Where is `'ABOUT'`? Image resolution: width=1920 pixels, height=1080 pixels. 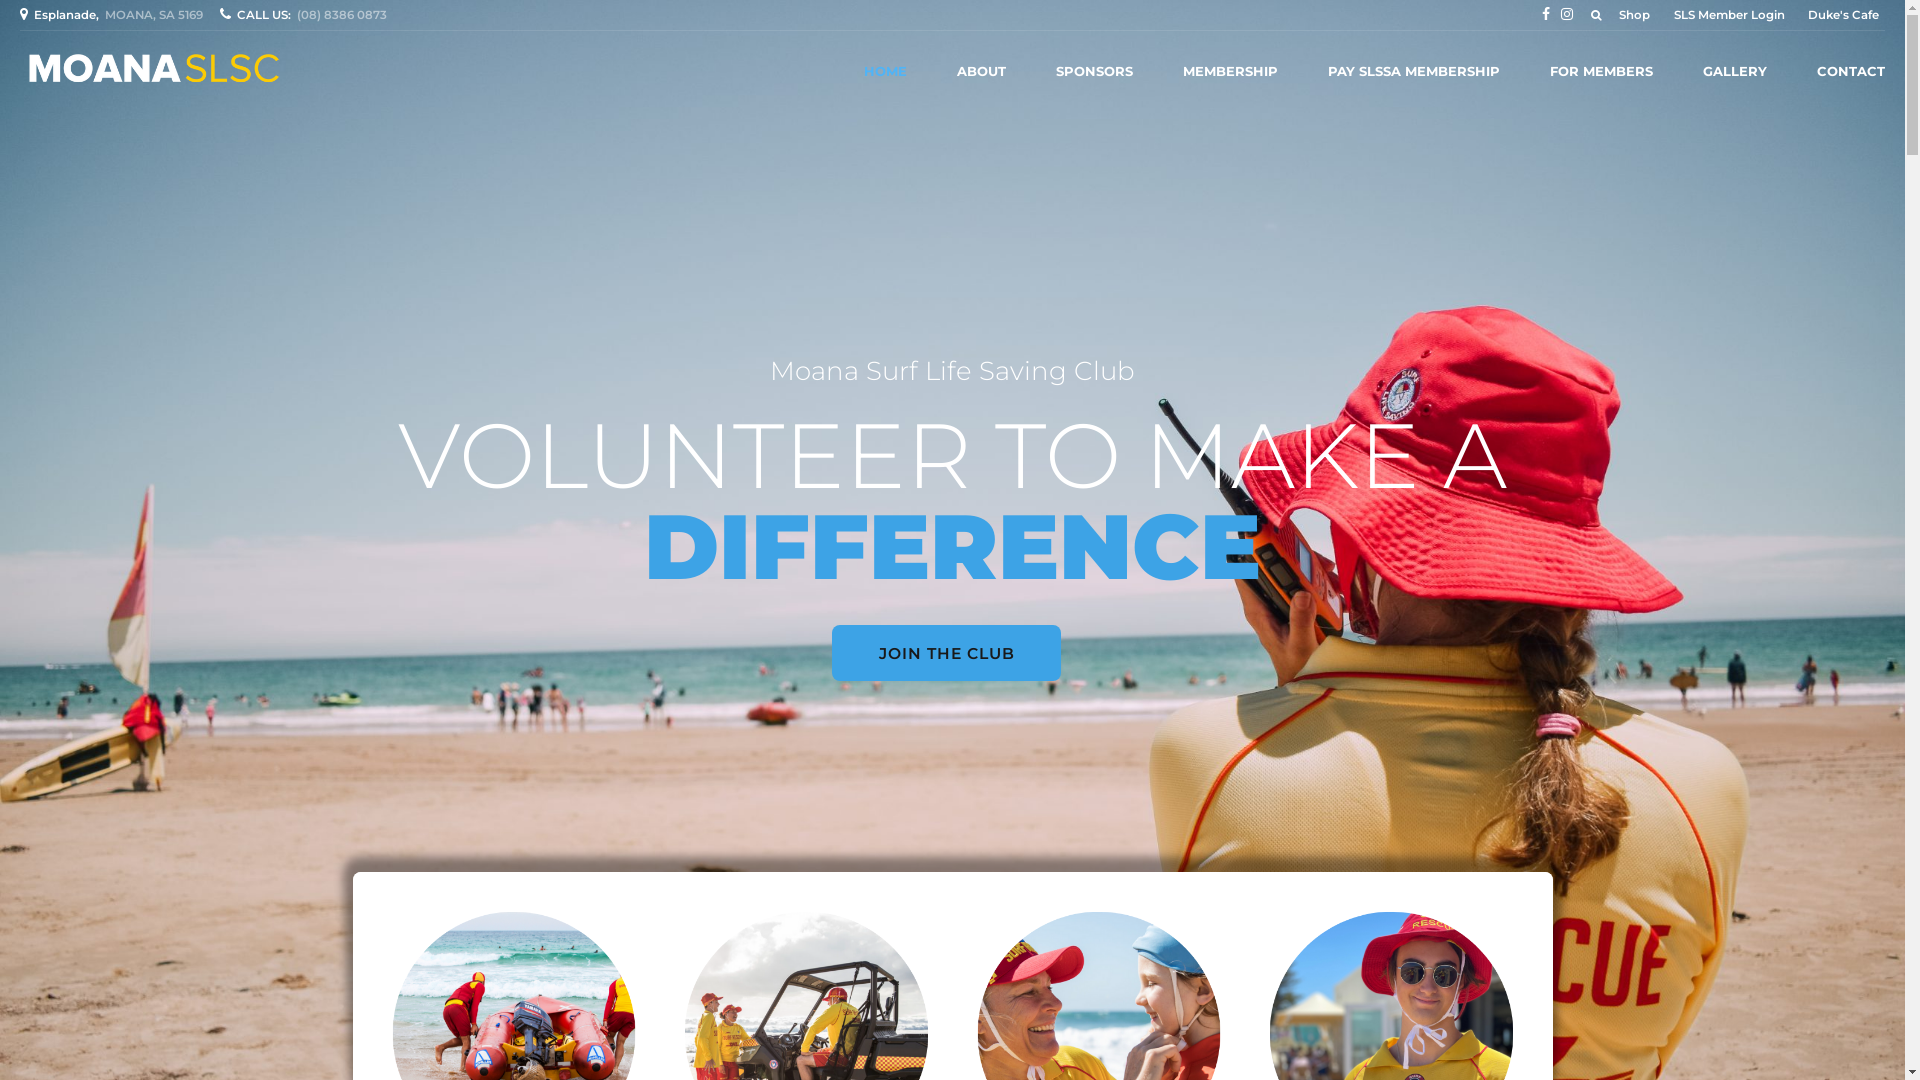 'ABOUT' is located at coordinates (981, 69).